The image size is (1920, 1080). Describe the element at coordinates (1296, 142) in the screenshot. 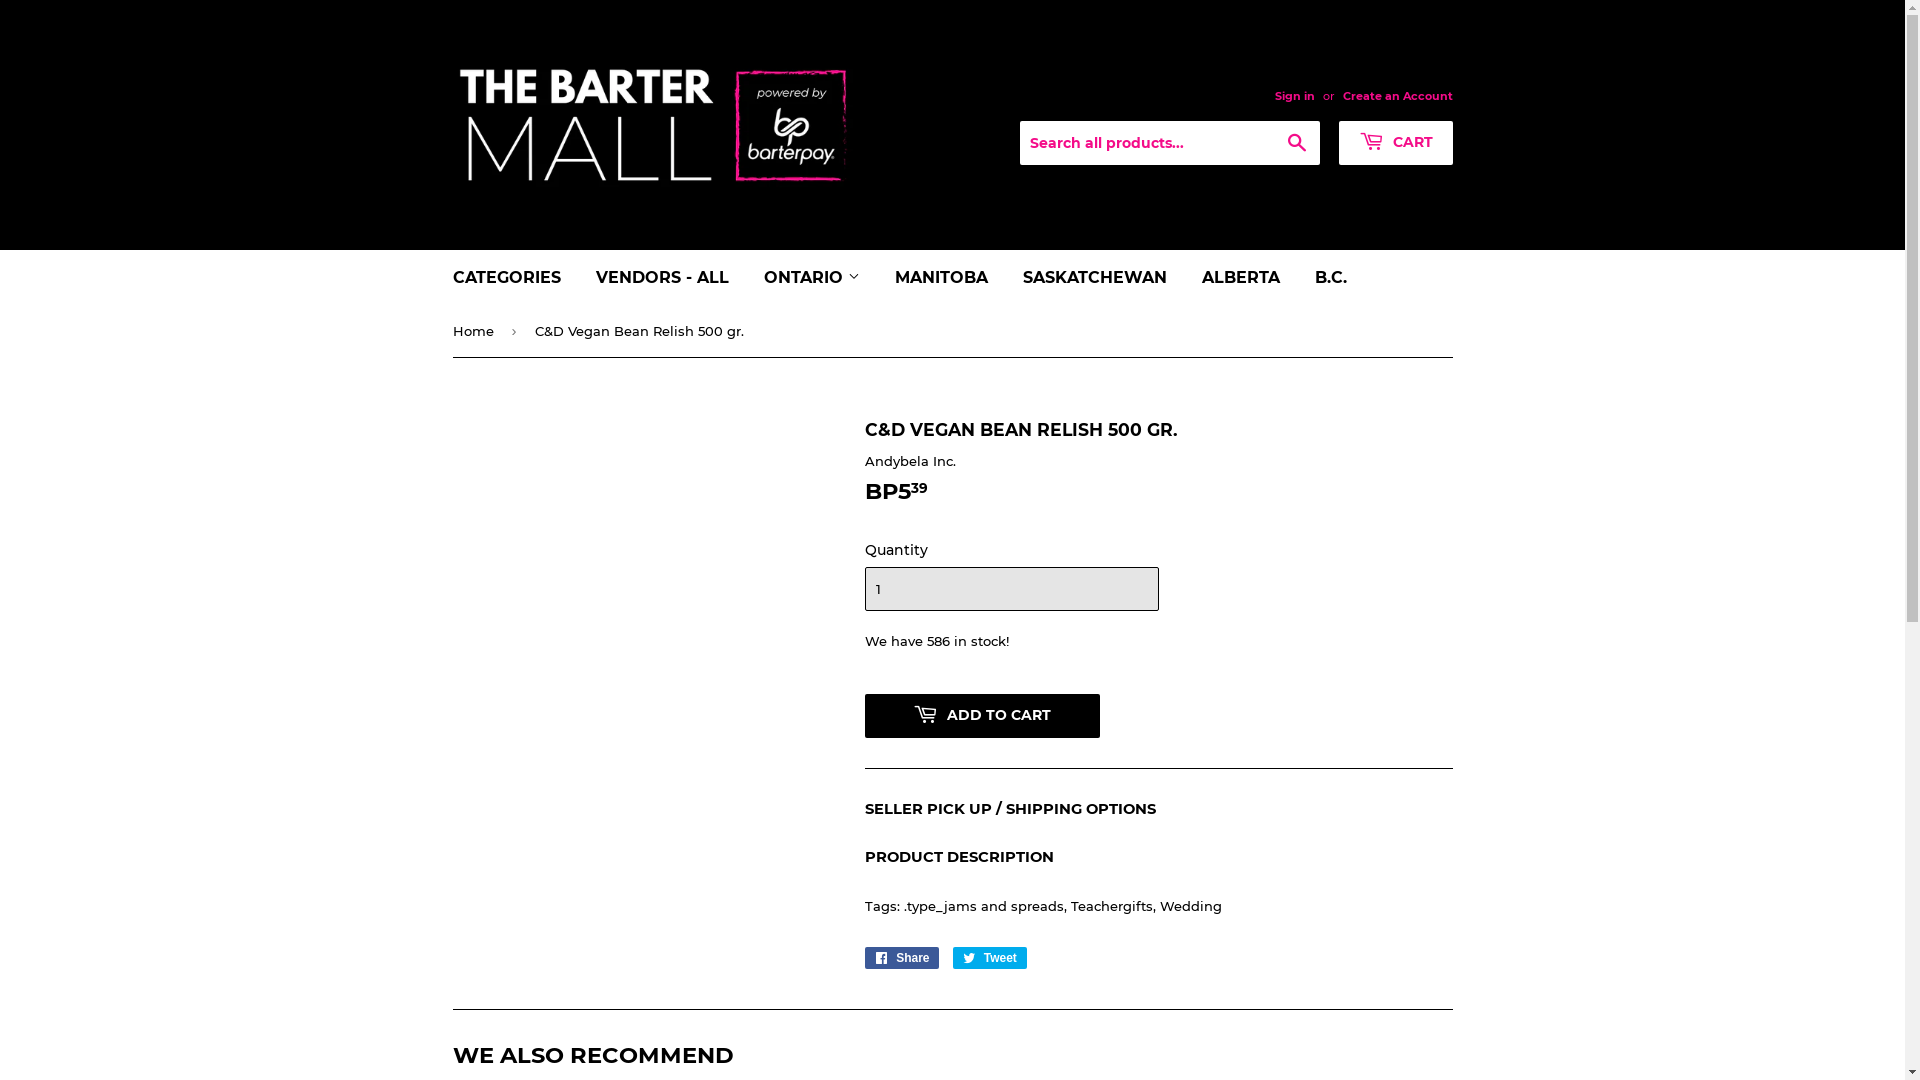

I see `'Search'` at that location.